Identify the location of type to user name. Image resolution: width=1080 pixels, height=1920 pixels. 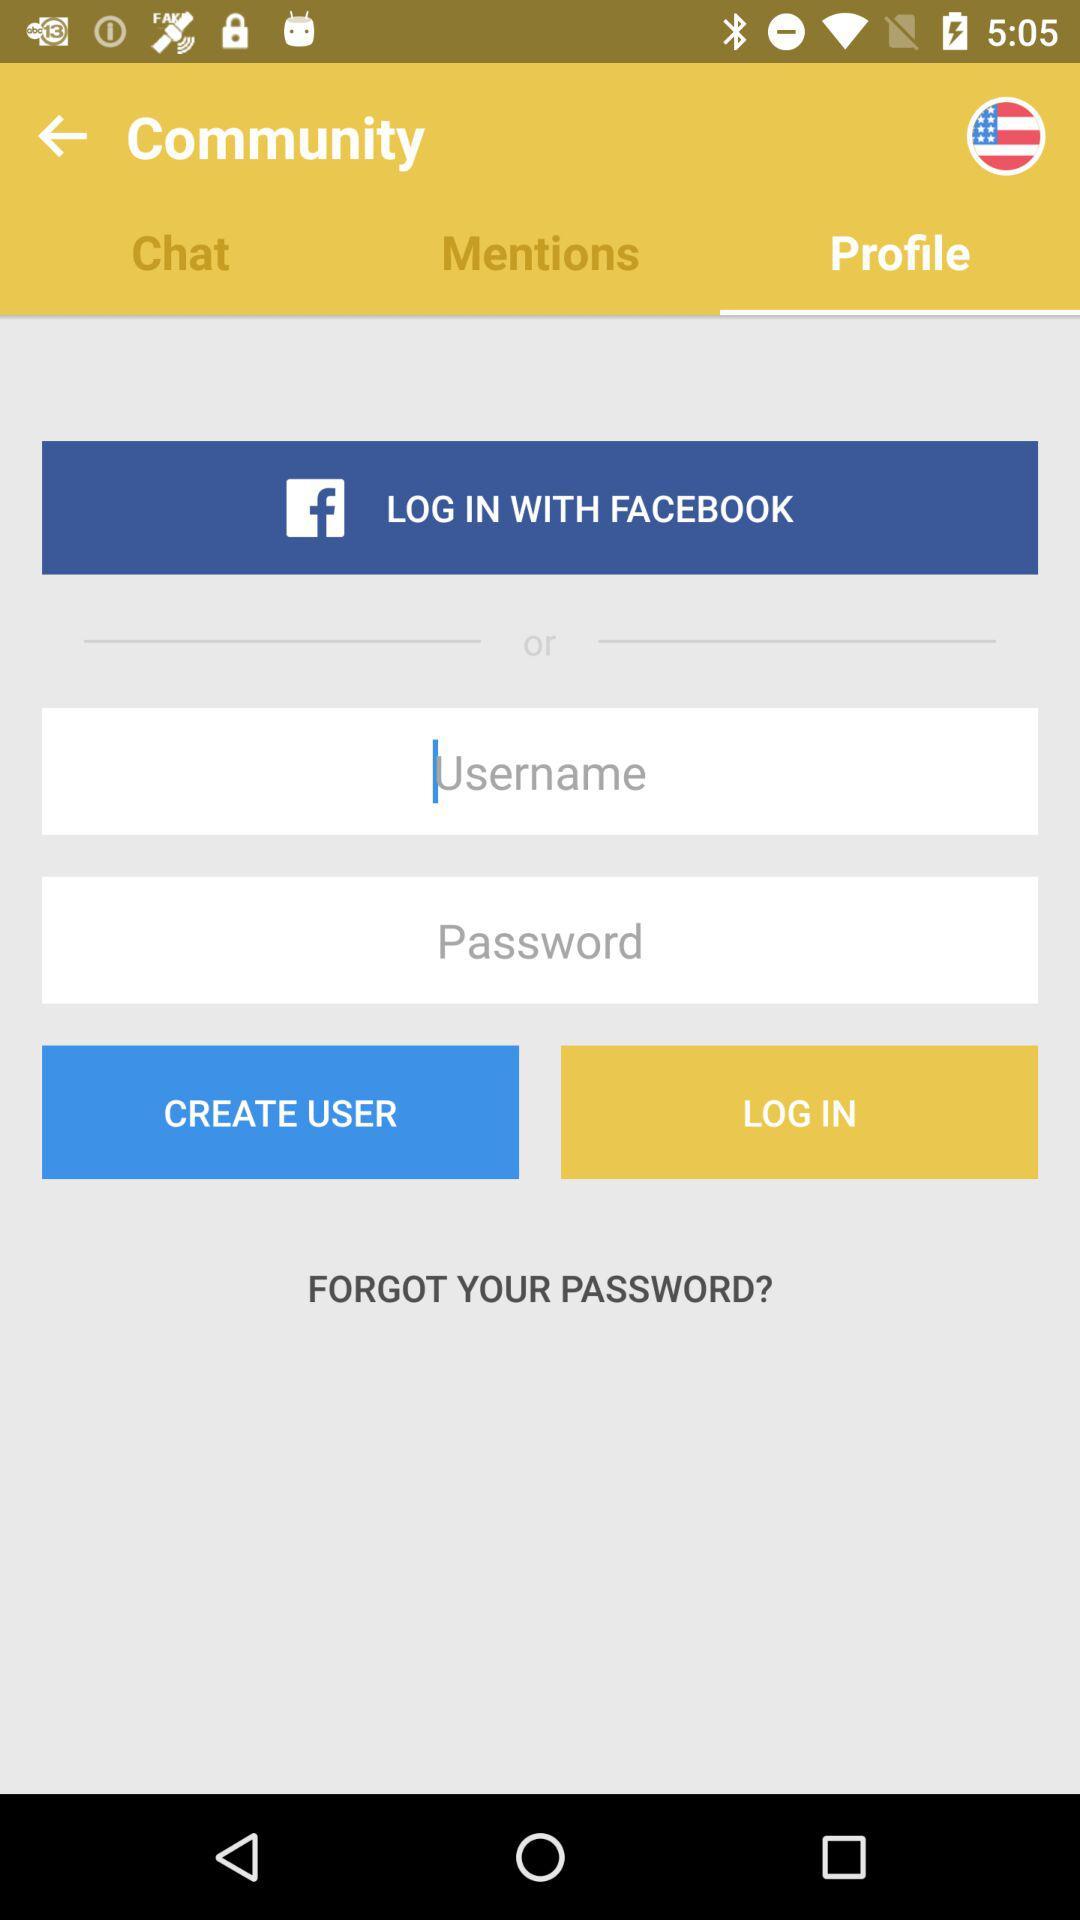
(540, 770).